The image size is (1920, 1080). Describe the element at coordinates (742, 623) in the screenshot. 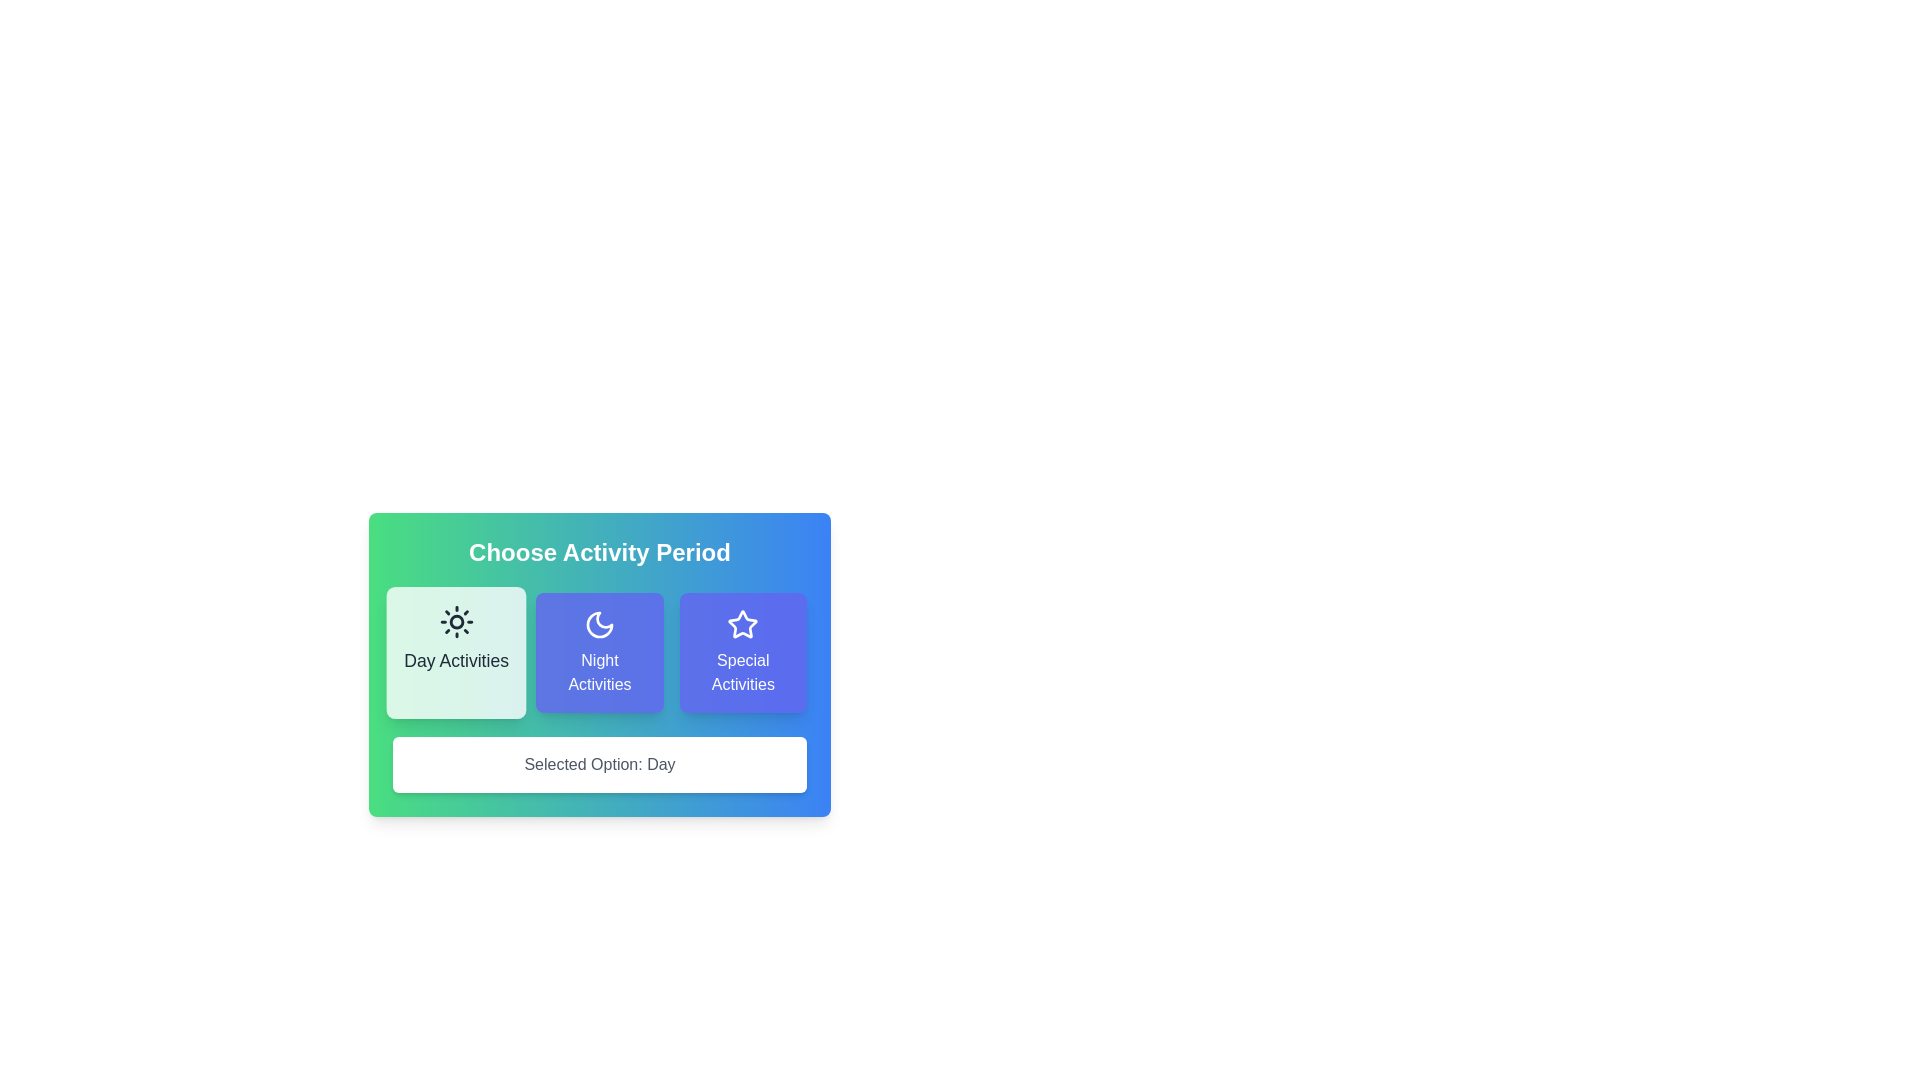

I see `the star-shaped icon with a blue background and light blue outline located within the 'Special Activities' option in the interface` at that location.